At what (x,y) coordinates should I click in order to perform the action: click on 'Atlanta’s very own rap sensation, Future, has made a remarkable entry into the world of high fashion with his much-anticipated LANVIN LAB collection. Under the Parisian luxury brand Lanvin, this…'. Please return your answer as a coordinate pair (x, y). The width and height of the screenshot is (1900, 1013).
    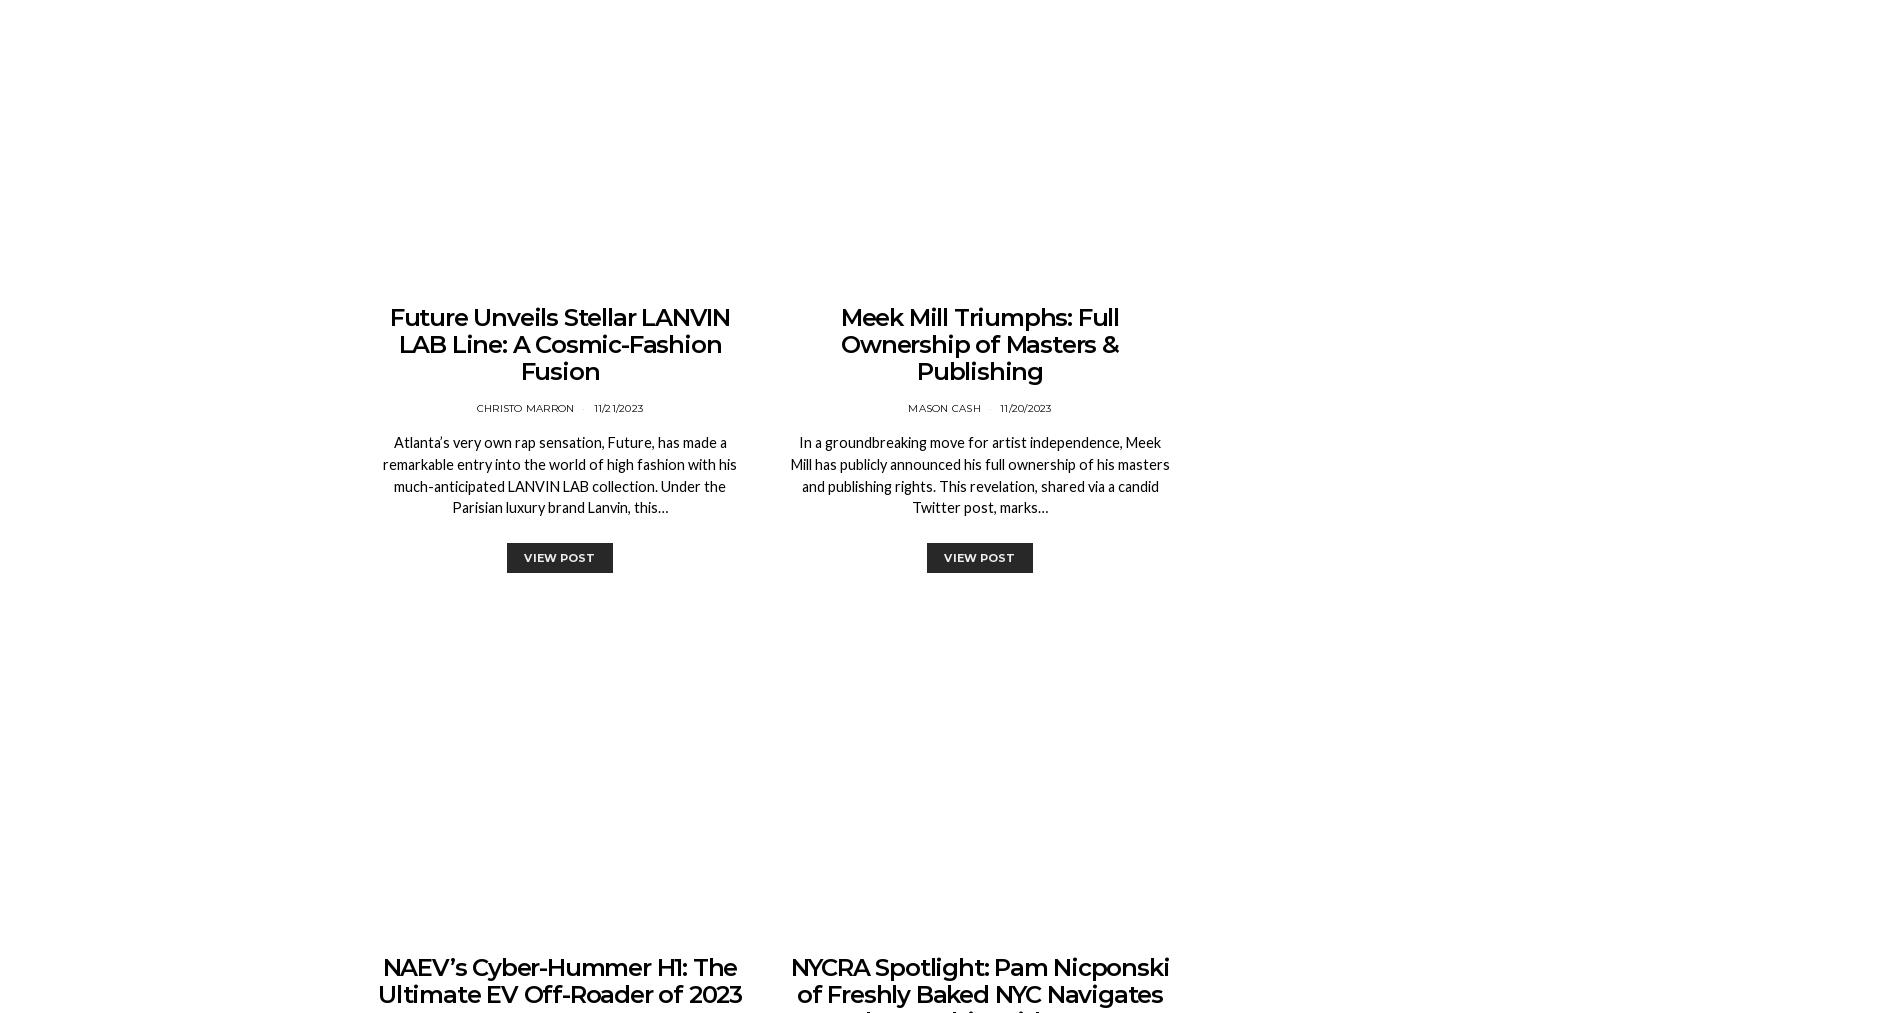
    Looking at the image, I should click on (559, 473).